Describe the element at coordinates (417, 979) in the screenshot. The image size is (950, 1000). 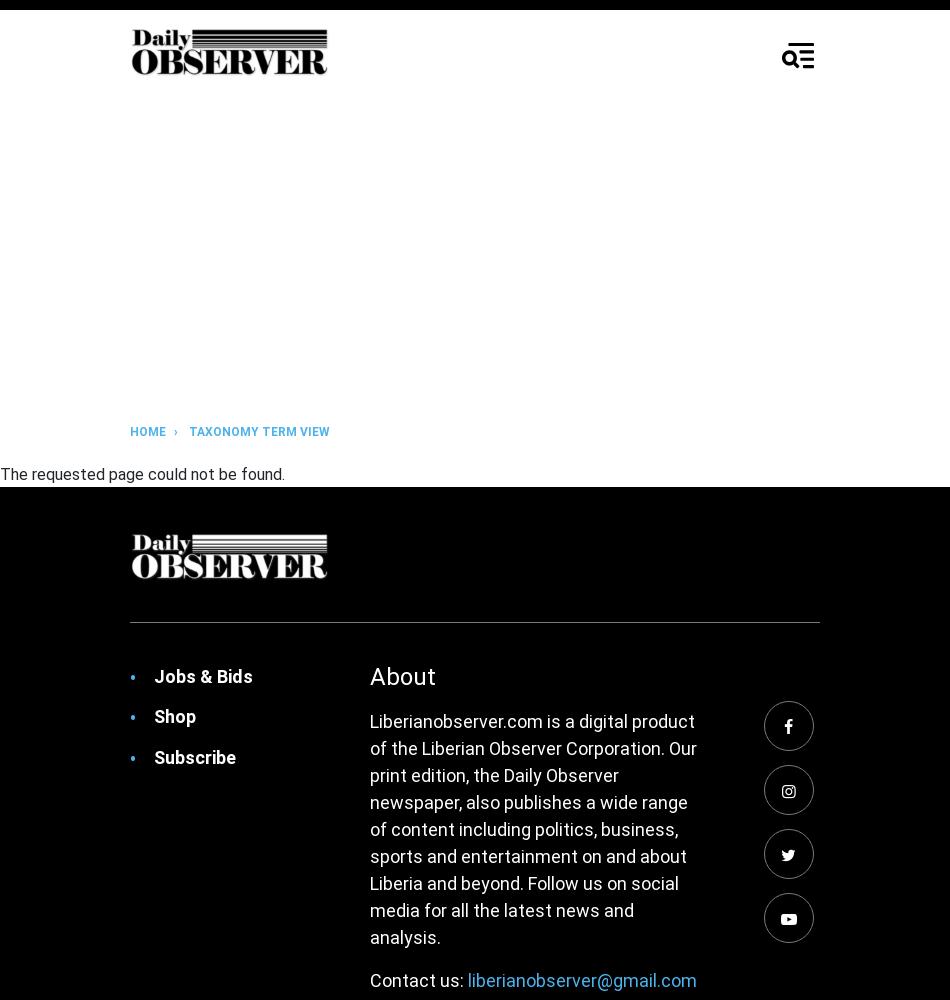
I see `'Contact us:'` at that location.